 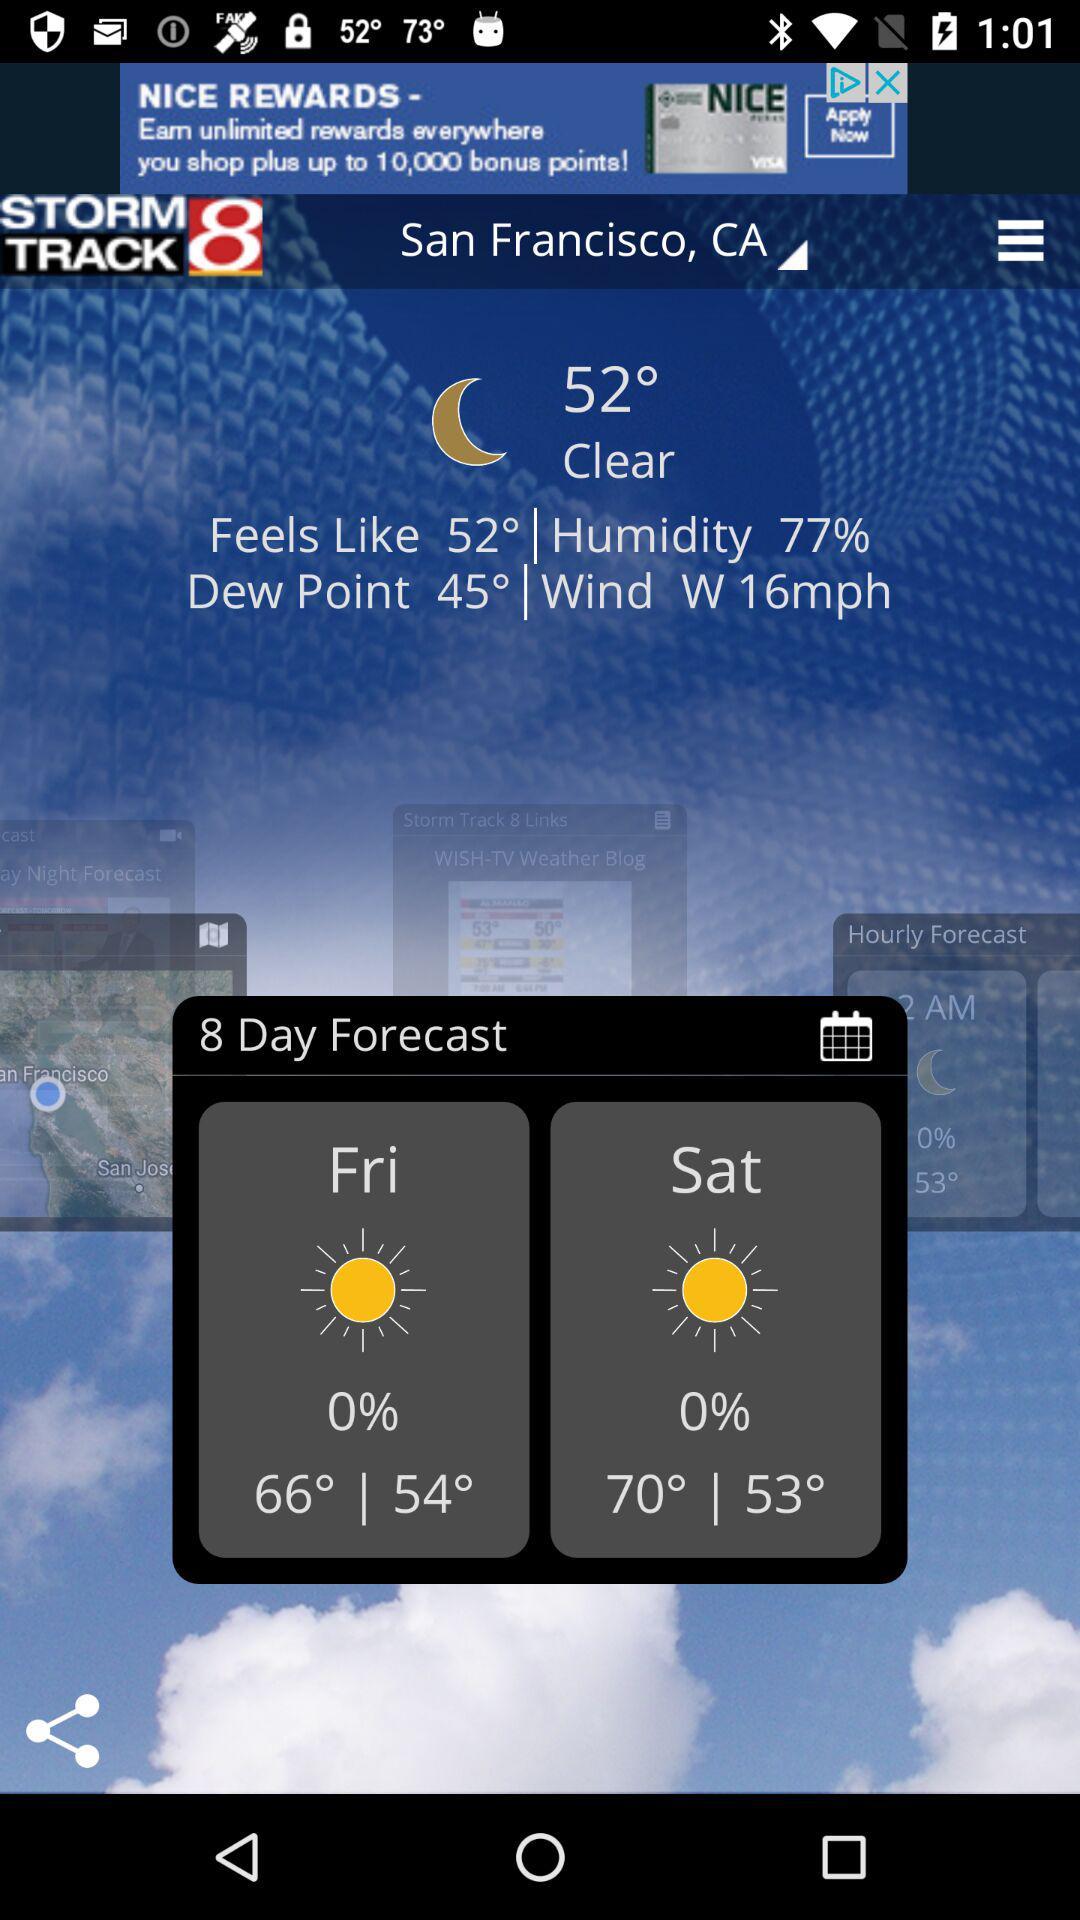 What do you see at coordinates (61, 1730) in the screenshot?
I see `the share icon` at bounding box center [61, 1730].